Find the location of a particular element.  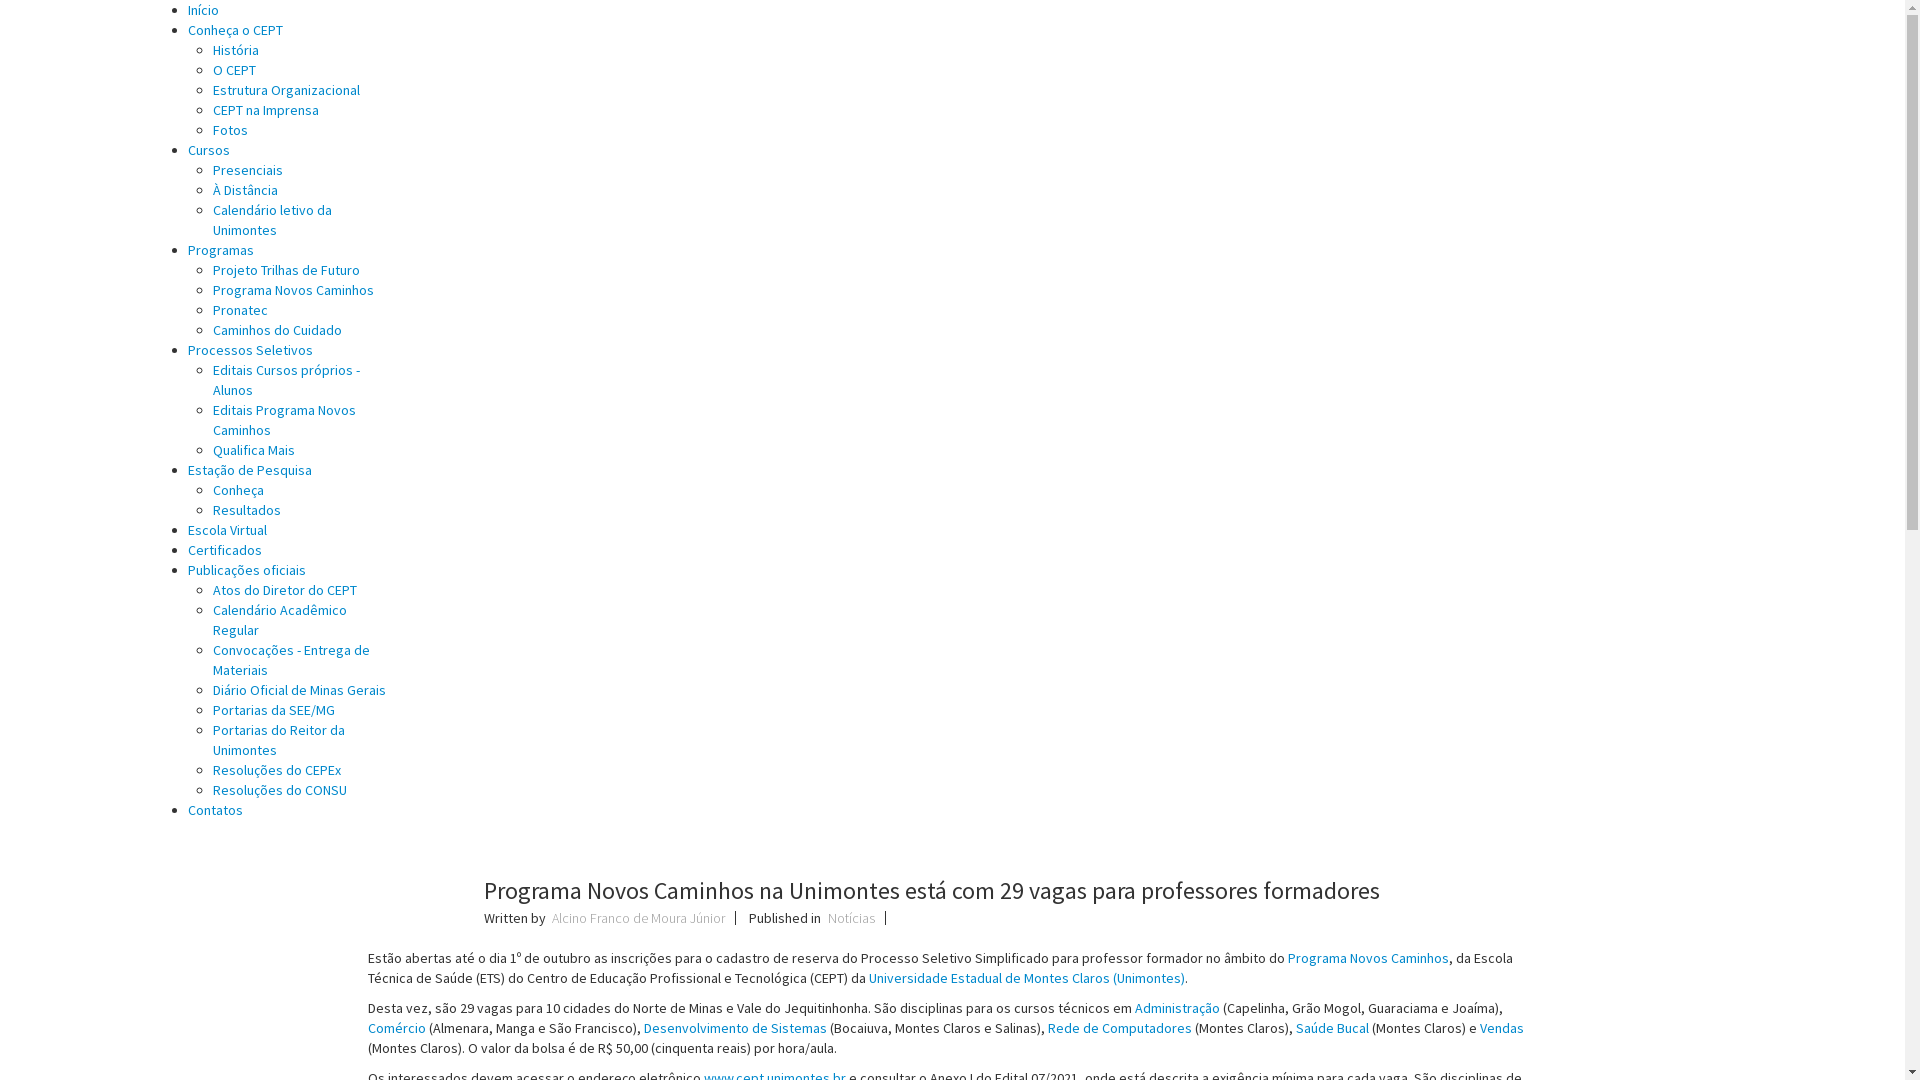

'Caminhos do Cuidado' is located at coordinates (212, 329).